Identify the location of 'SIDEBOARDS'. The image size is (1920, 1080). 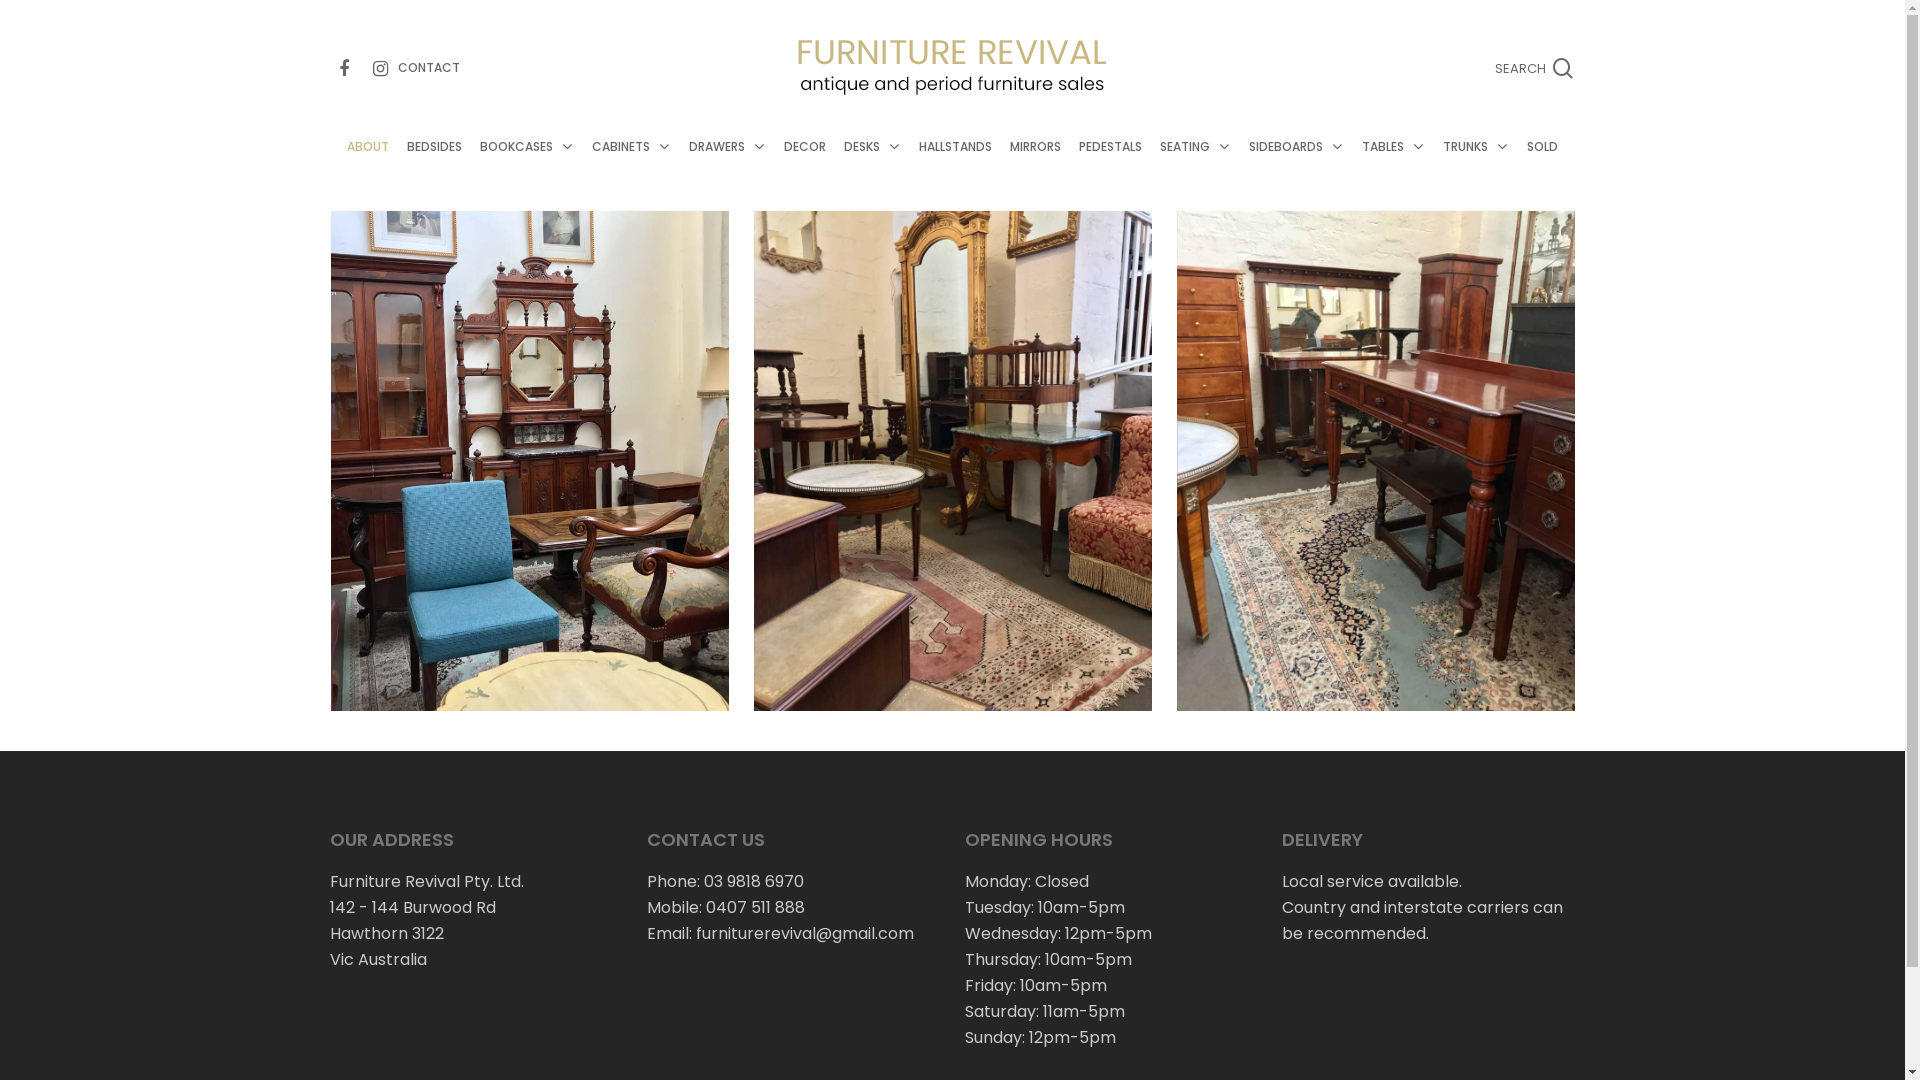
(1238, 165).